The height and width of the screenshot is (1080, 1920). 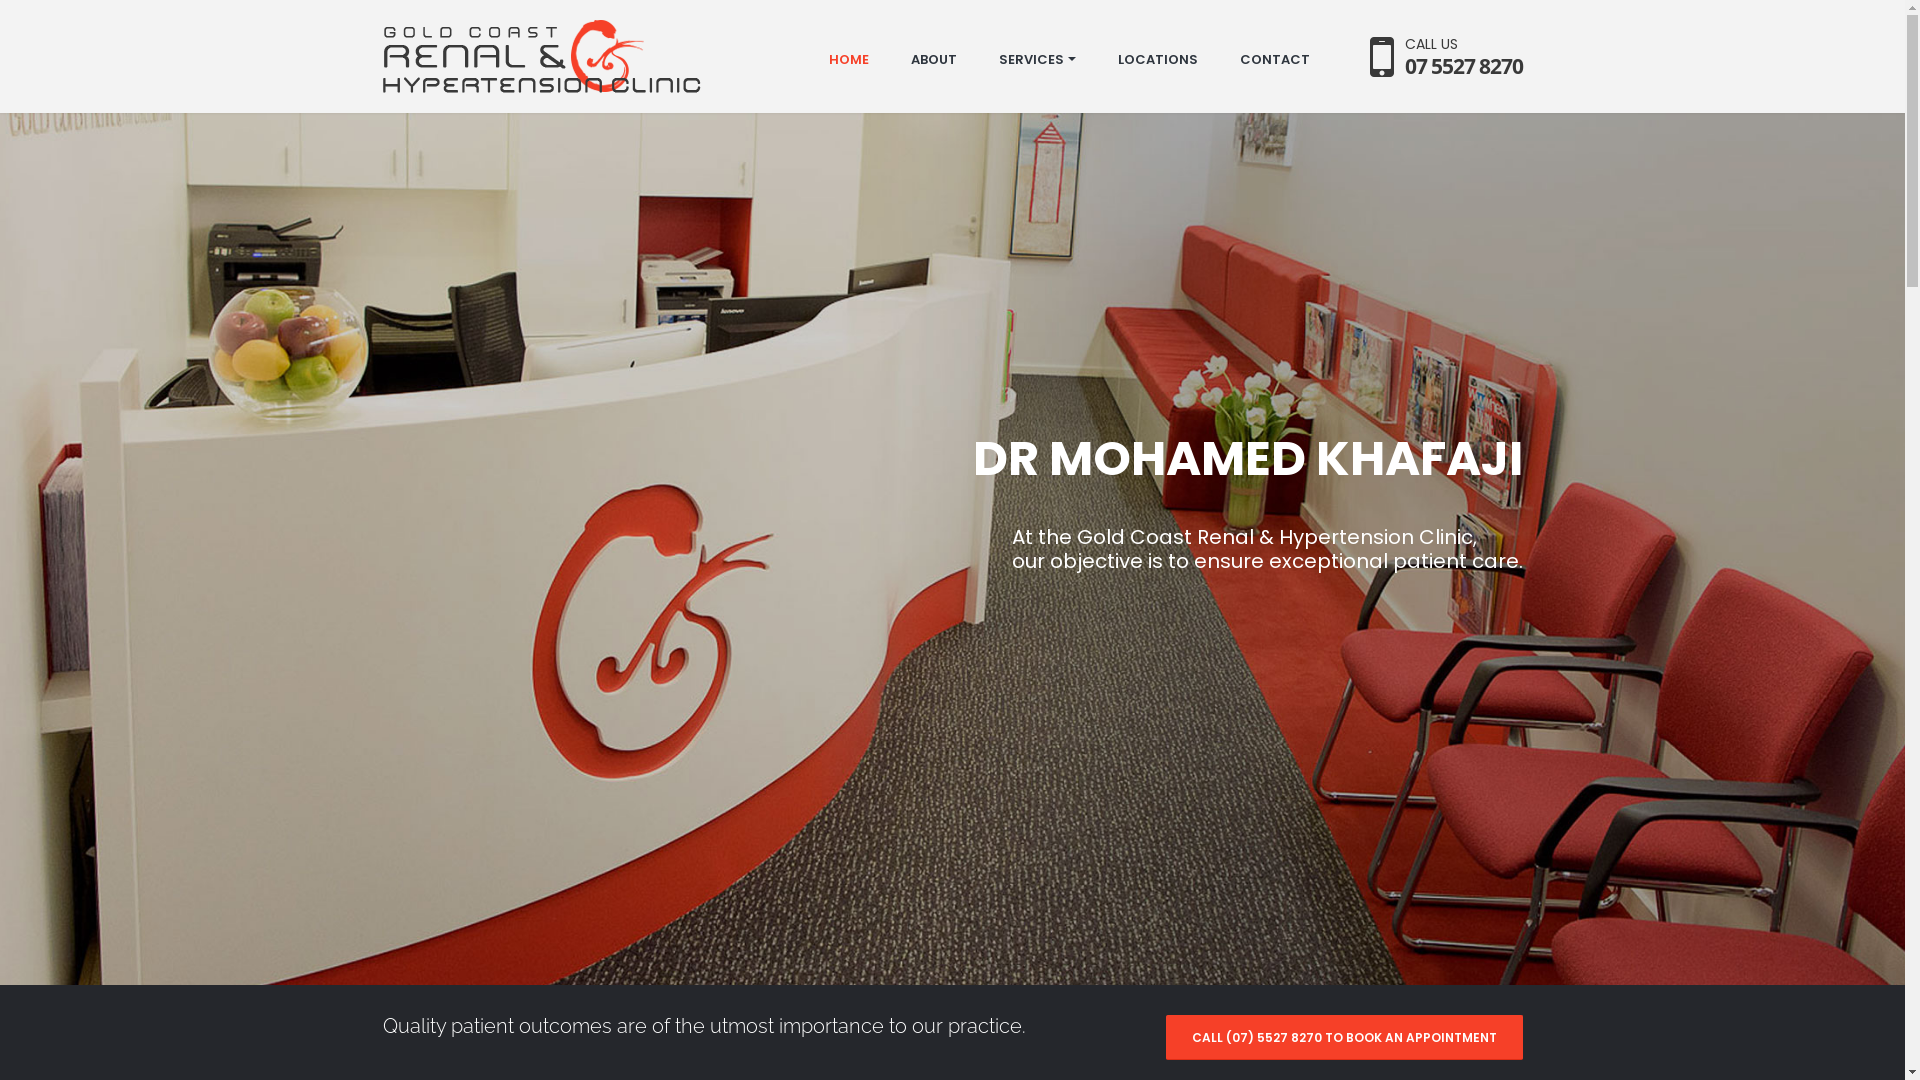 I want to click on 'HOME', so click(x=848, y=59).